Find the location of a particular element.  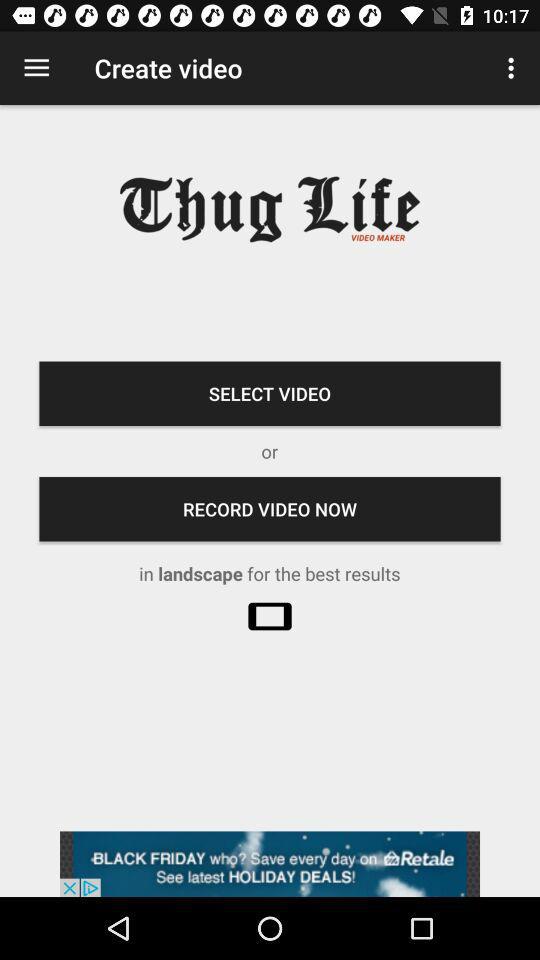

advertisement display is located at coordinates (270, 863).